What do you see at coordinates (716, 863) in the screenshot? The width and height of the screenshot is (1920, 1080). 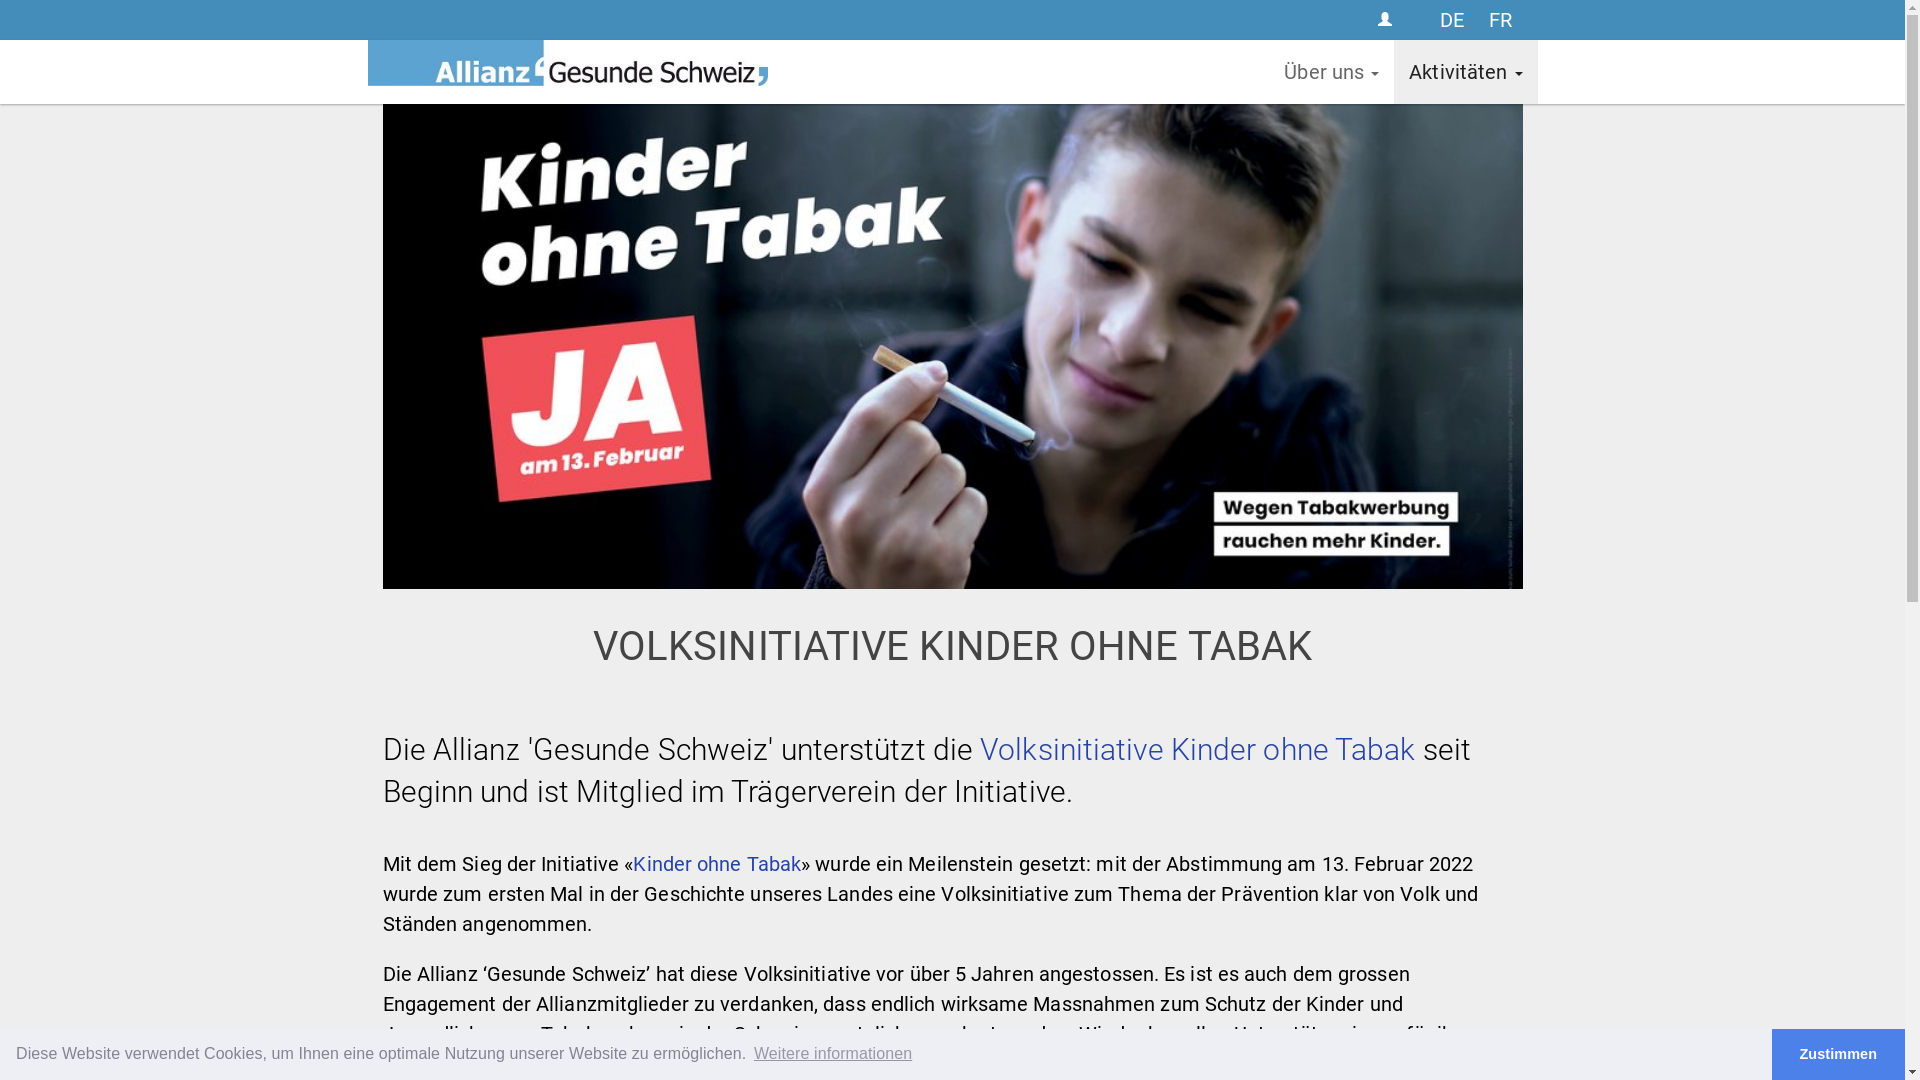 I see `'Kinder ohne Tabak'` at bounding box center [716, 863].